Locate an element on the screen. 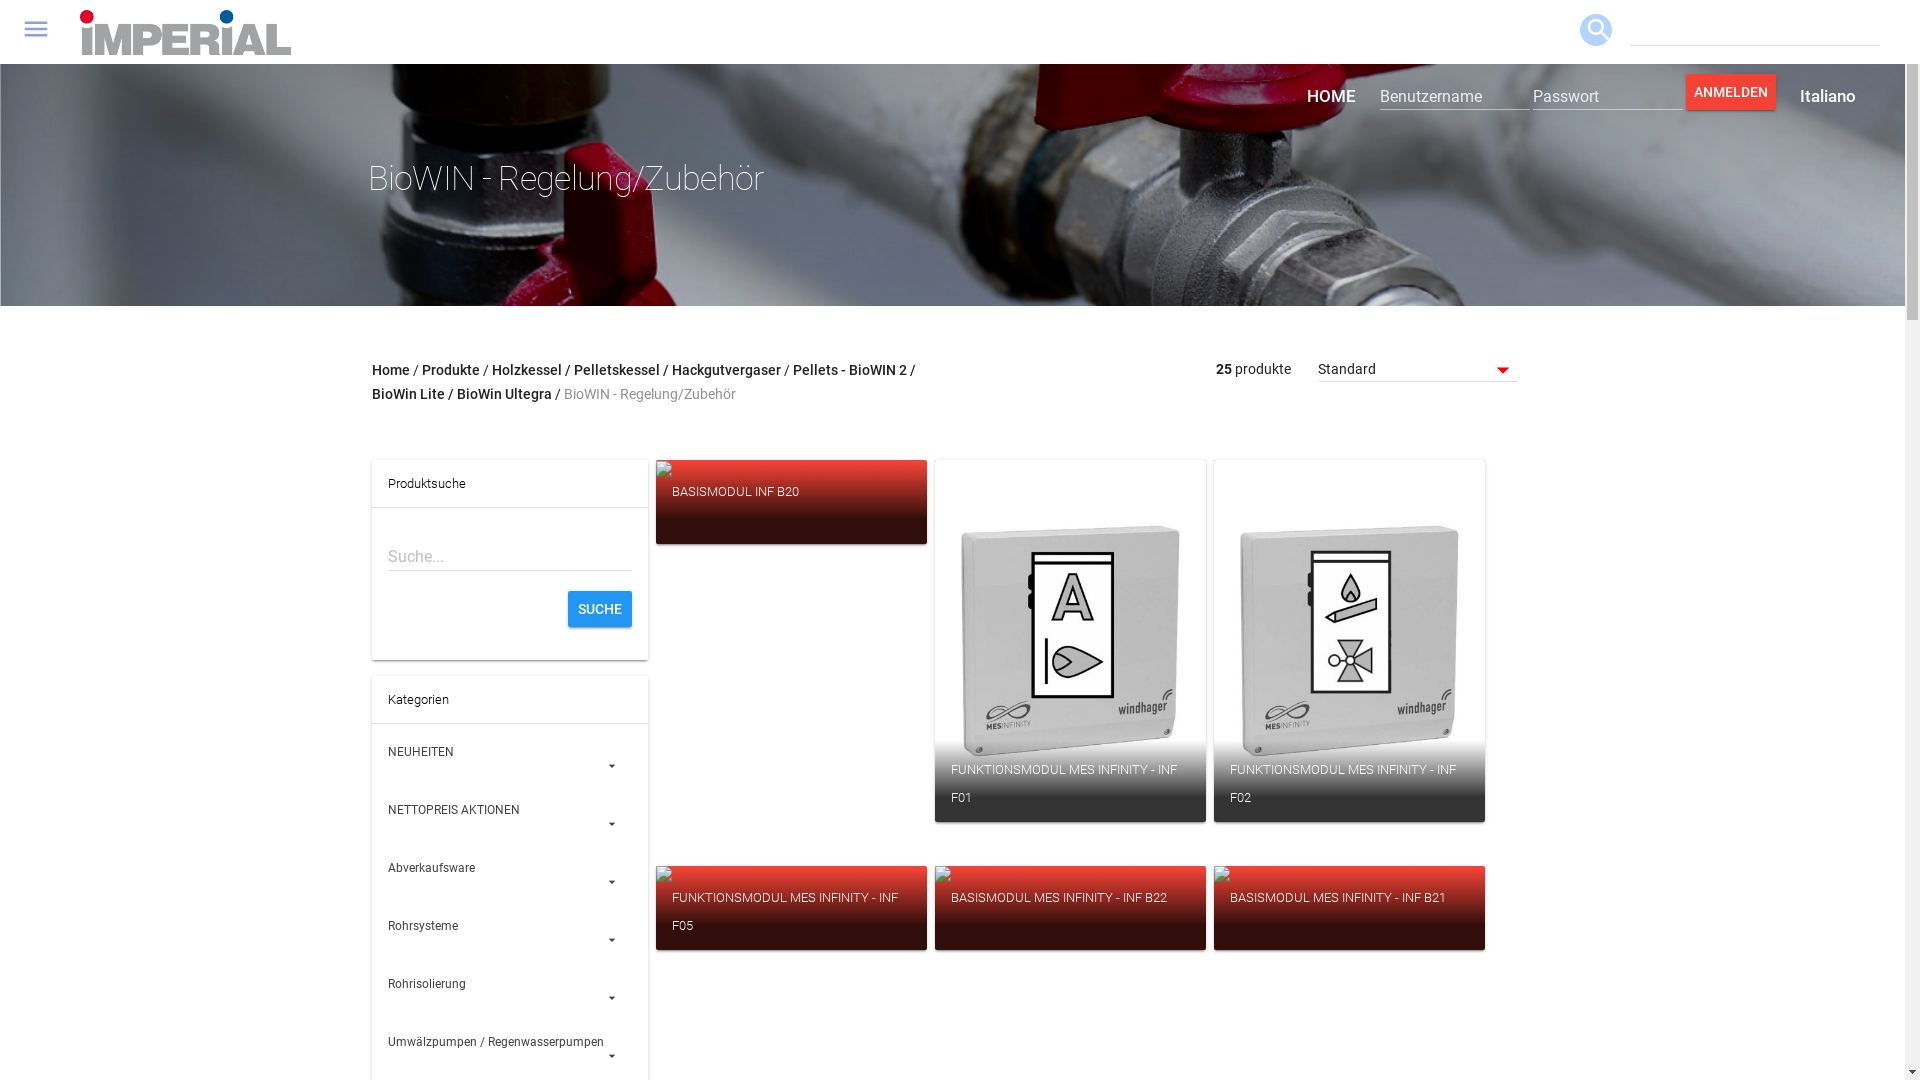  'Windhager FUNKTIONSMODUL MES INFINITY - INF F02' is located at coordinates (1349, 640).